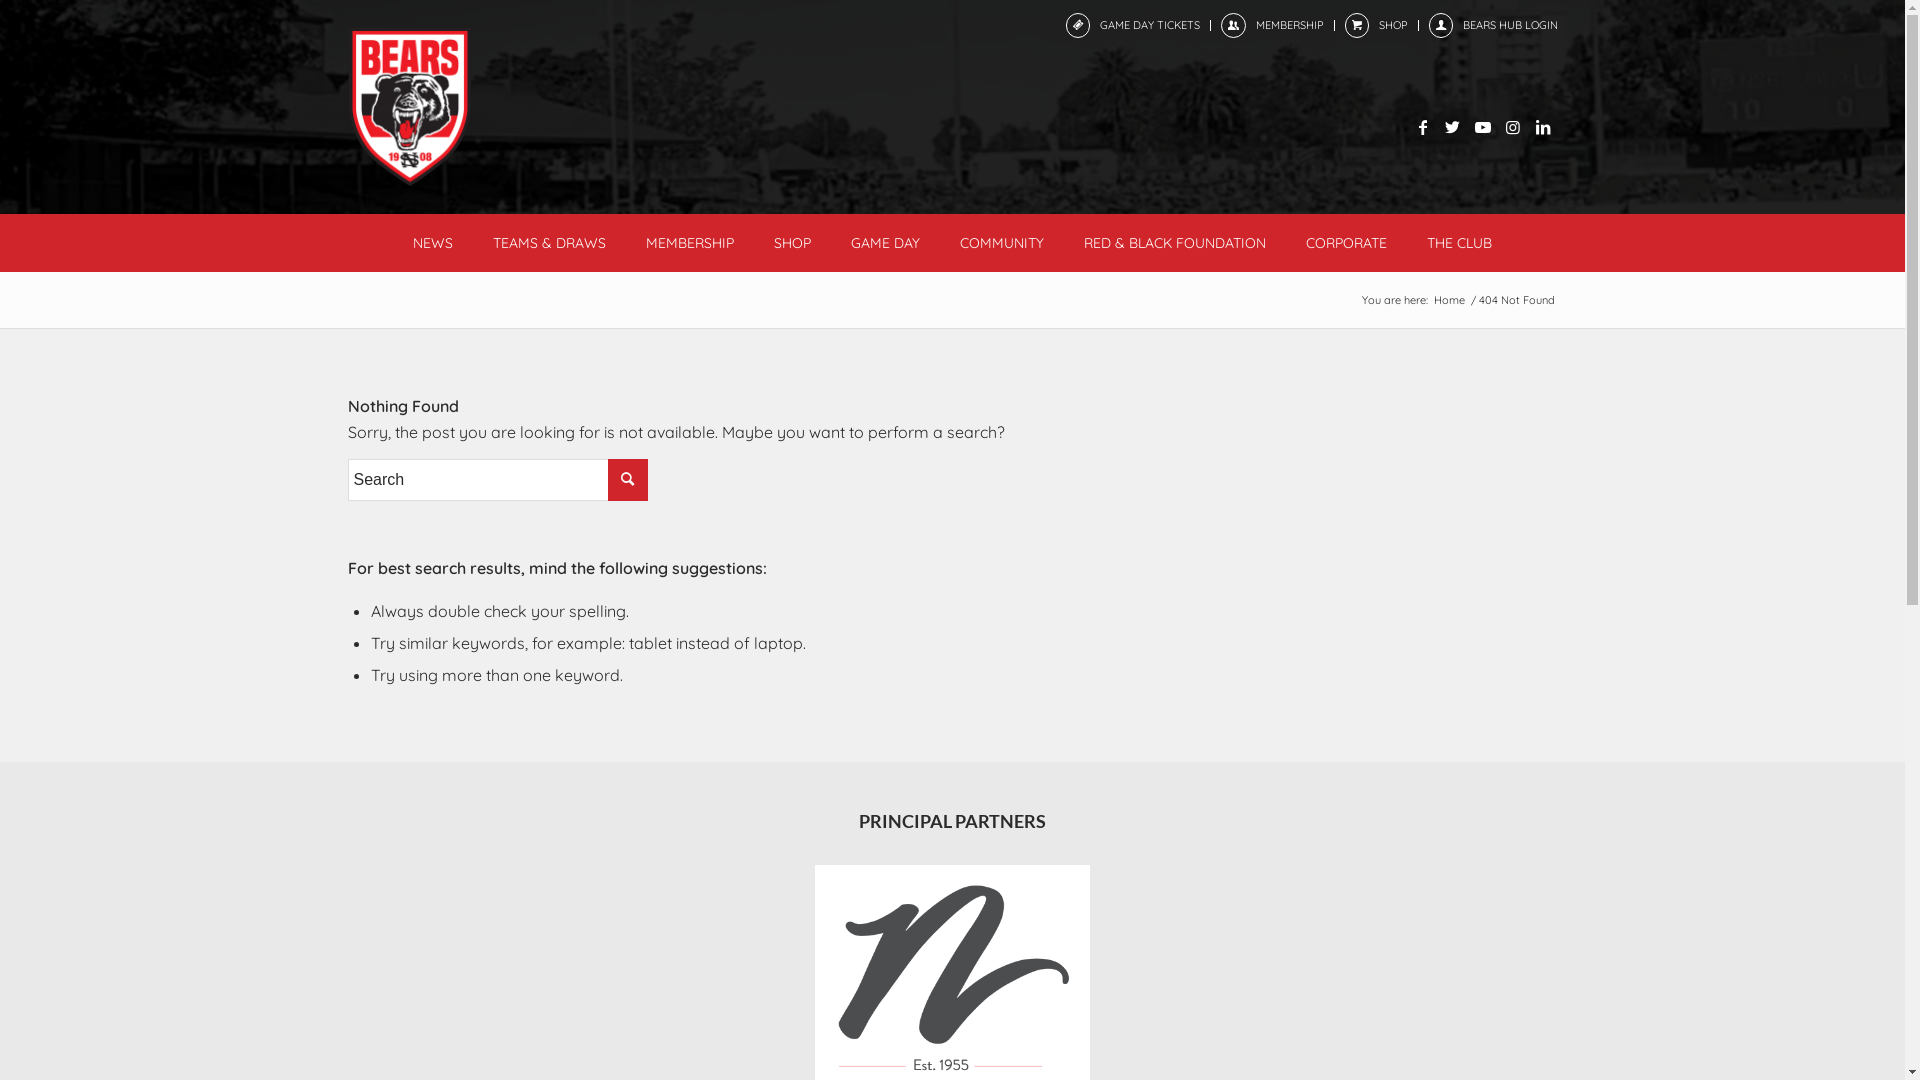 This screenshot has width=1920, height=1080. What do you see at coordinates (408, 106) in the screenshot?
I see `'bears'` at bounding box center [408, 106].